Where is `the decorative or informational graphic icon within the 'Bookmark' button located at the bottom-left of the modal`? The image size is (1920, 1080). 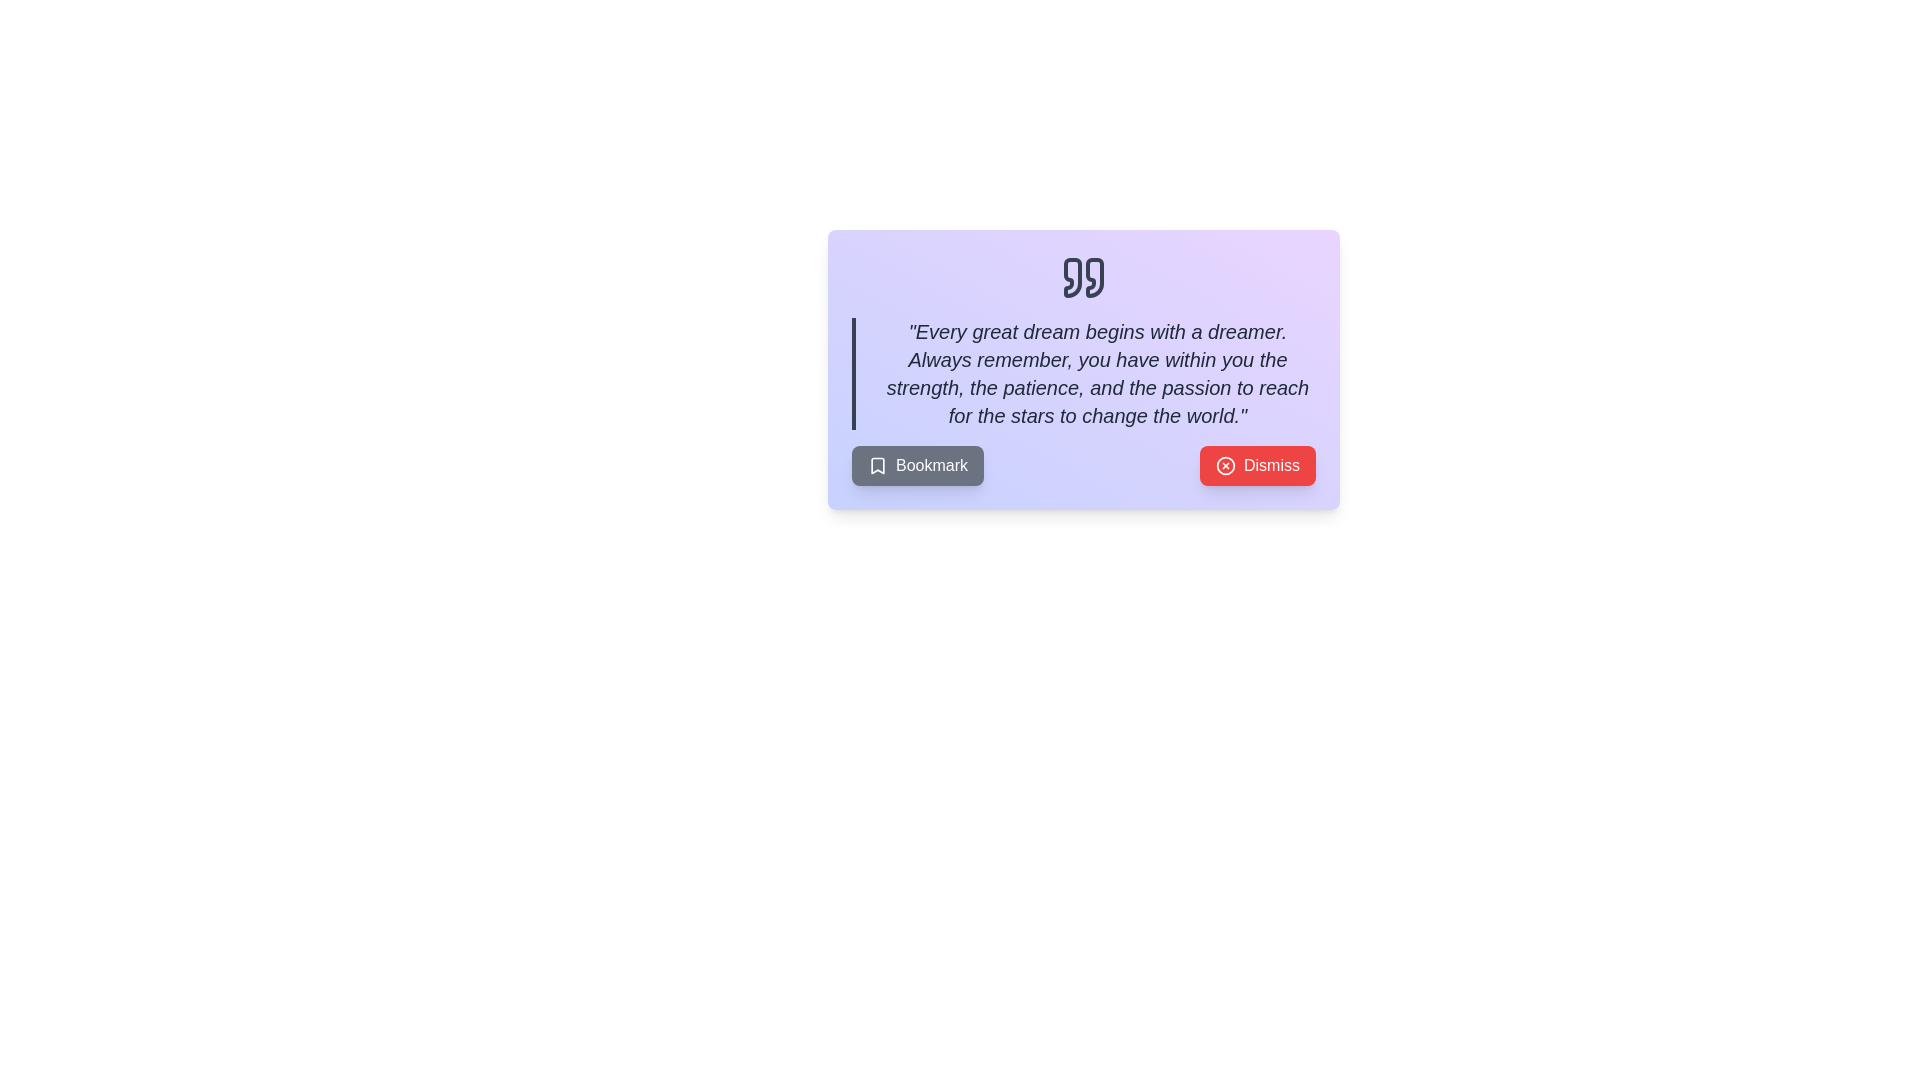
the decorative or informational graphic icon within the 'Bookmark' button located at the bottom-left of the modal is located at coordinates (878, 466).